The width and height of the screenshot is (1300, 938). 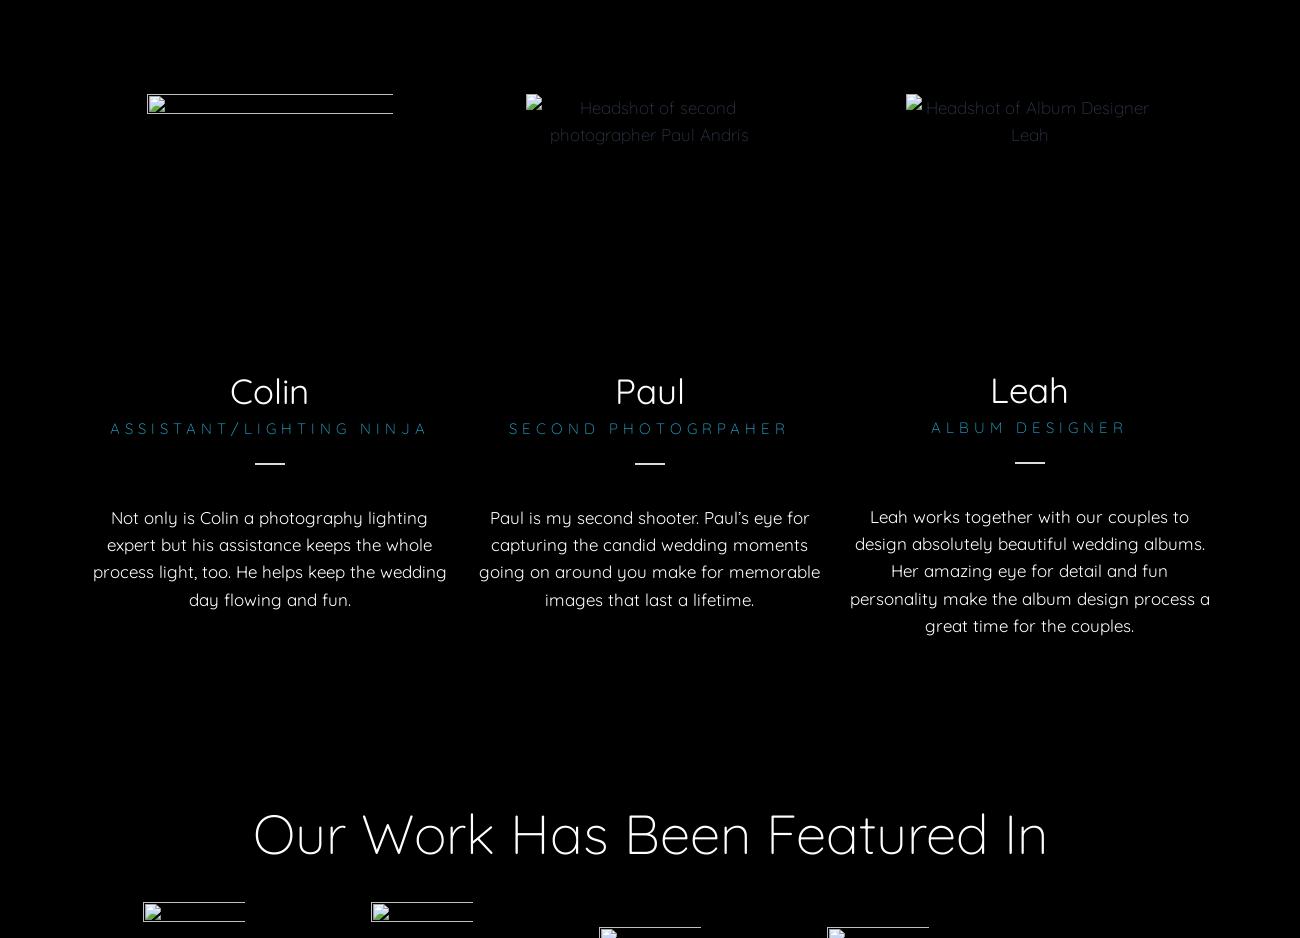 I want to click on 'Leah', so click(x=1028, y=387).